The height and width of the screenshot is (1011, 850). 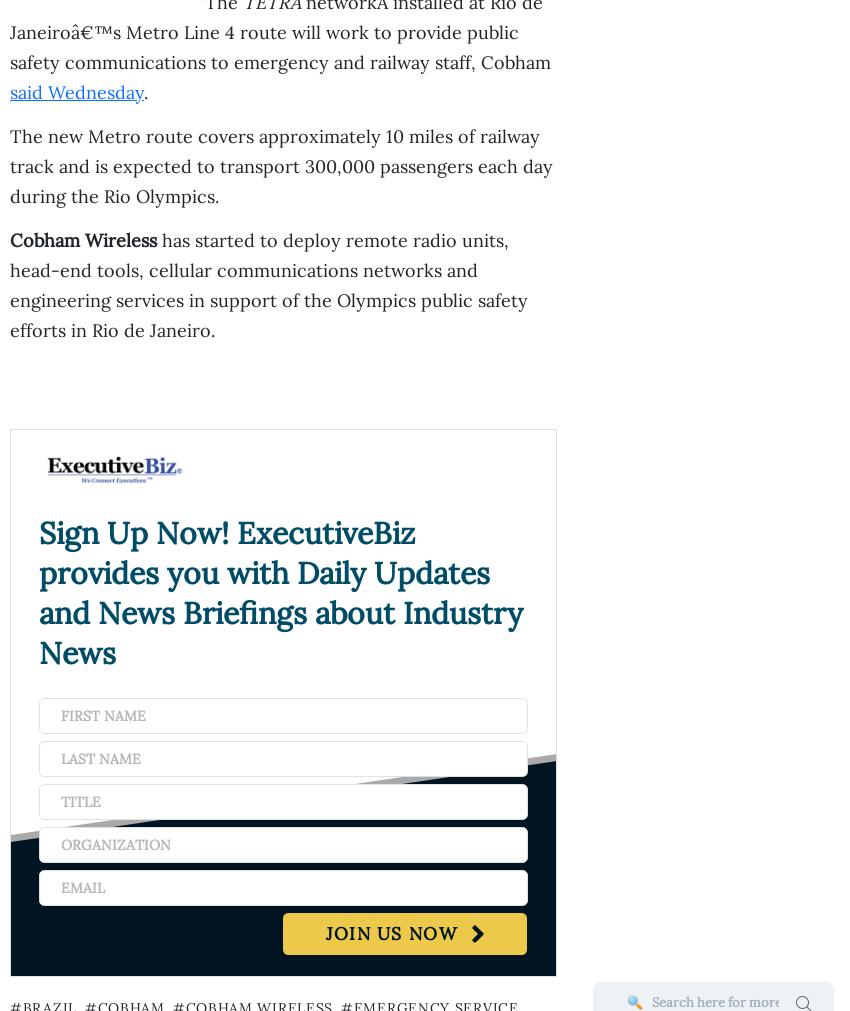 I want to click on 'Seth Kindley Named CTO for Civilian Federal Sector at Hewlett Packard Enterprise', so click(x=418, y=112).